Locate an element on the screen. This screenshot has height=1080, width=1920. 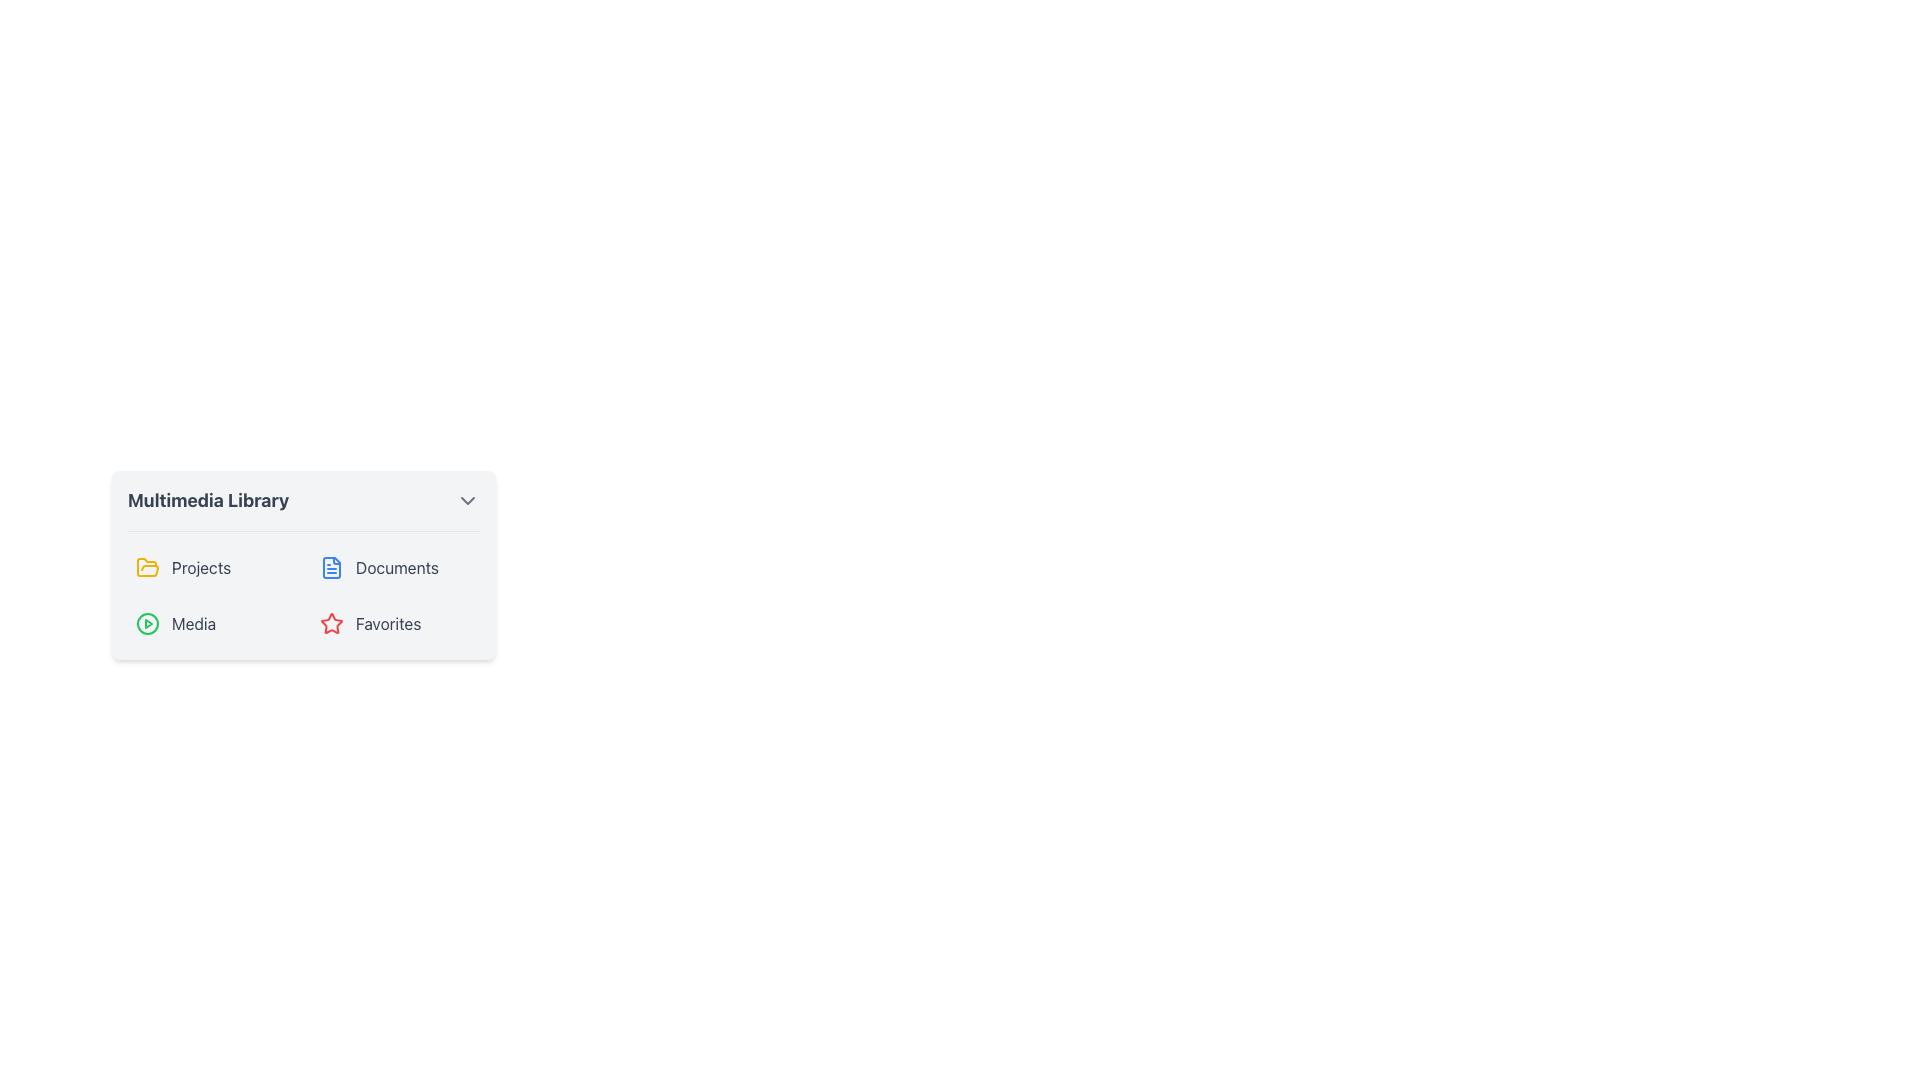
the blue document icon in the 'Documents' section of the Multimedia Library menu, located in the top right corner adjacent to the text 'Documents' is located at coordinates (331, 567).